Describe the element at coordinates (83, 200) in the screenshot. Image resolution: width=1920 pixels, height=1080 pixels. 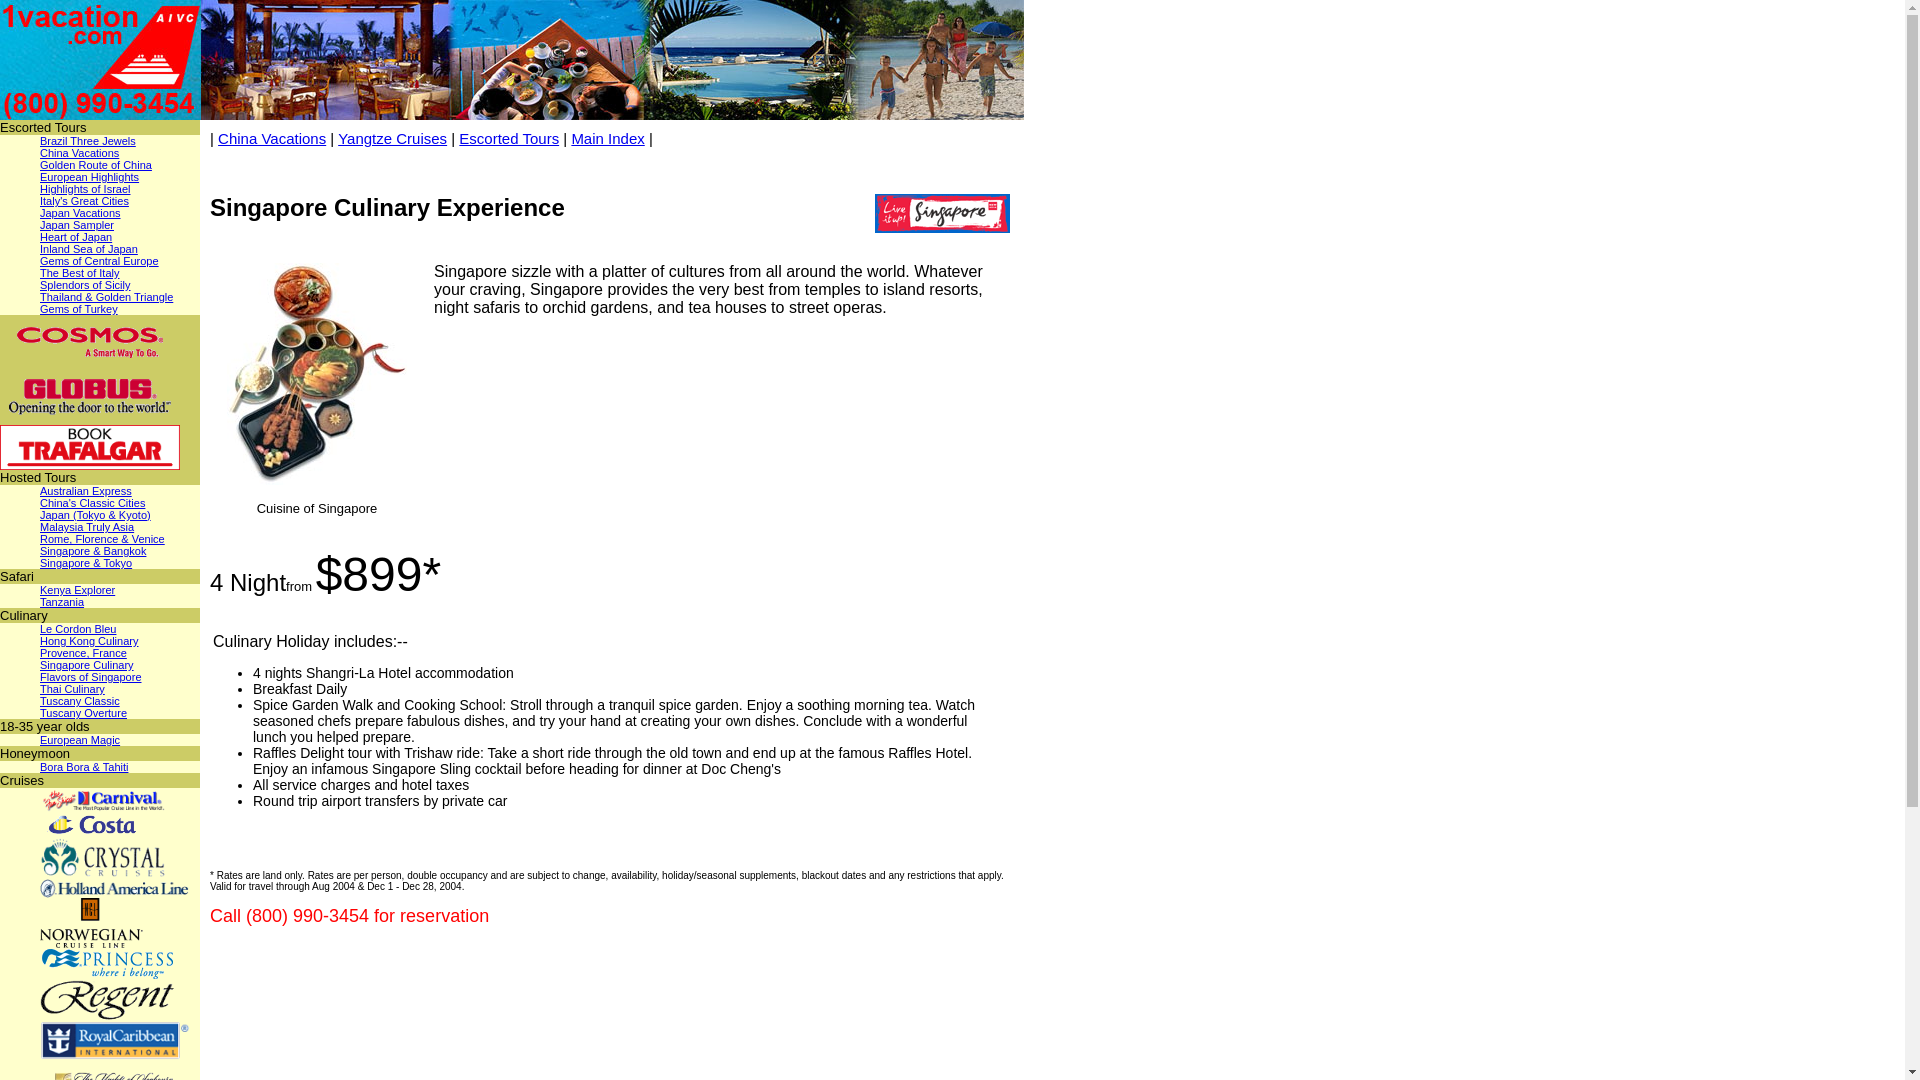
I see `'Italy's Great Cities'` at that location.